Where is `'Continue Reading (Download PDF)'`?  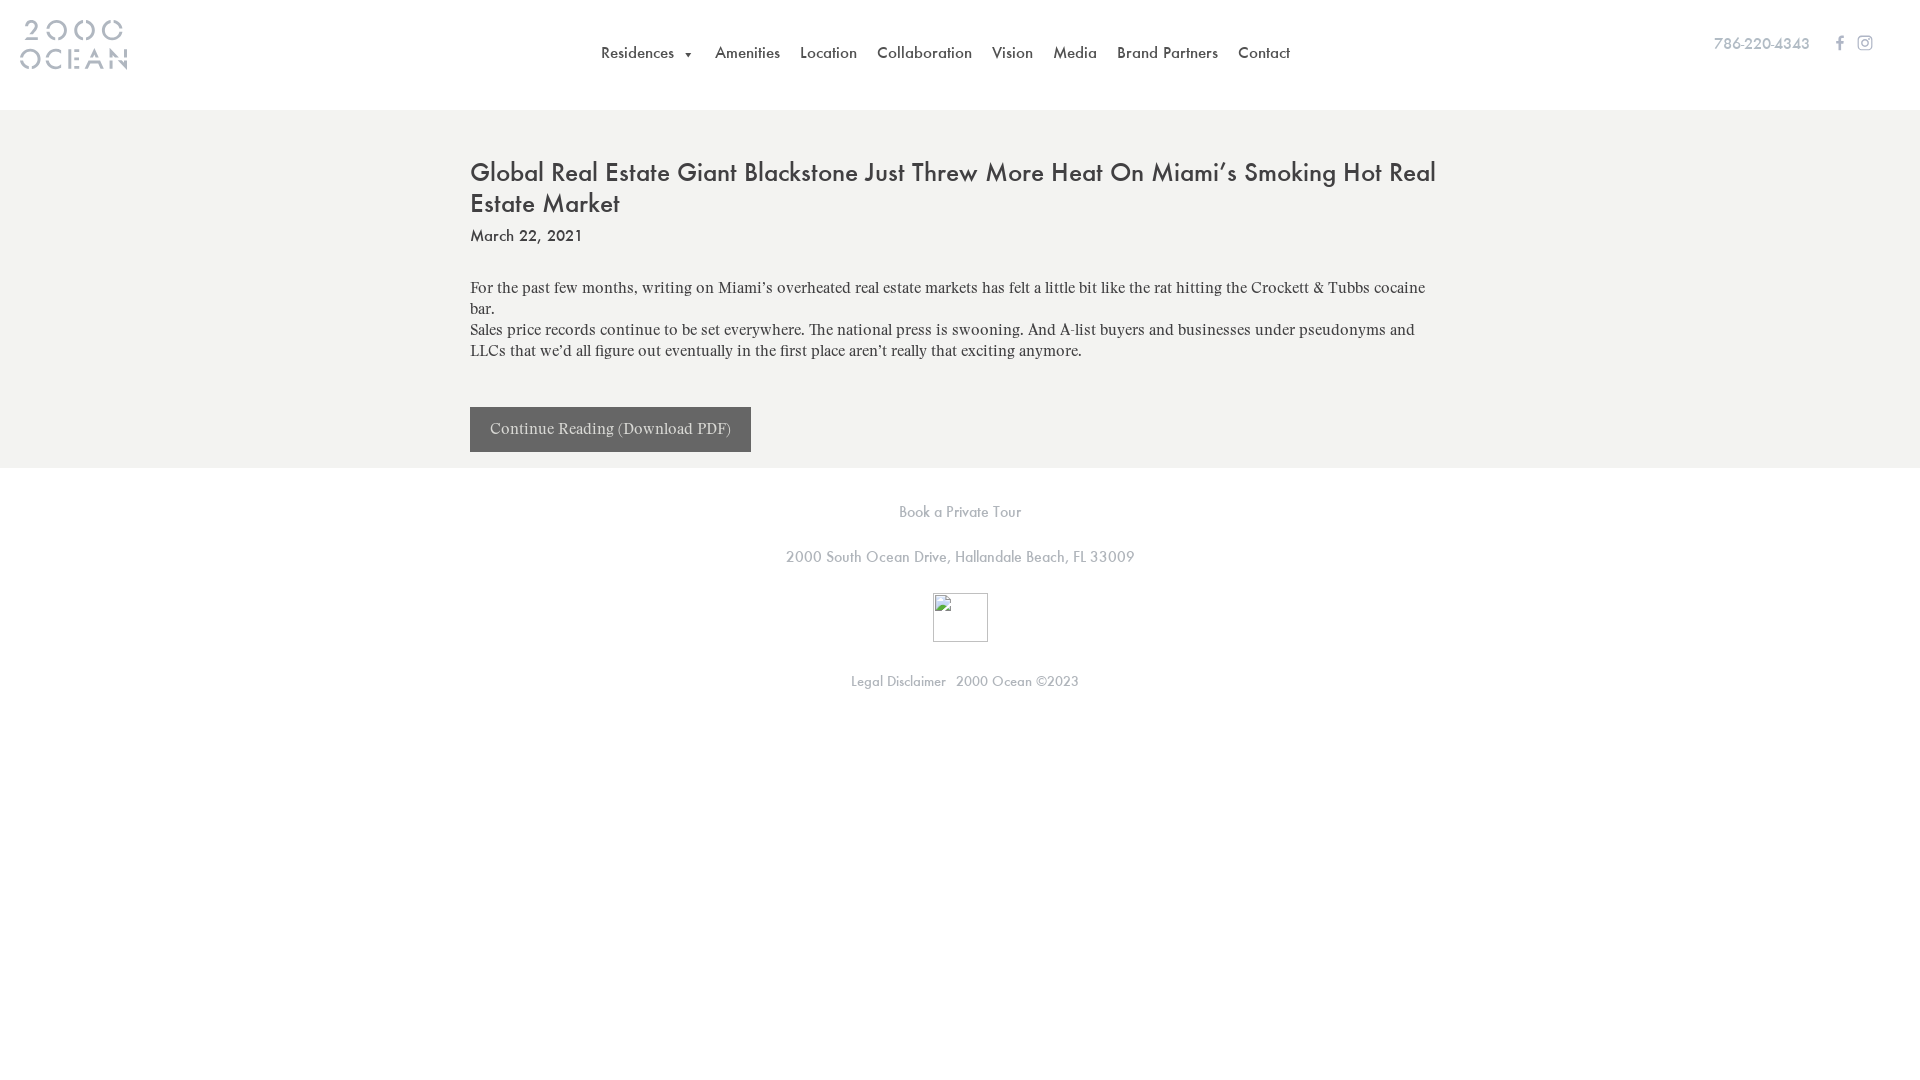 'Continue Reading (Download PDF)' is located at coordinates (609, 428).